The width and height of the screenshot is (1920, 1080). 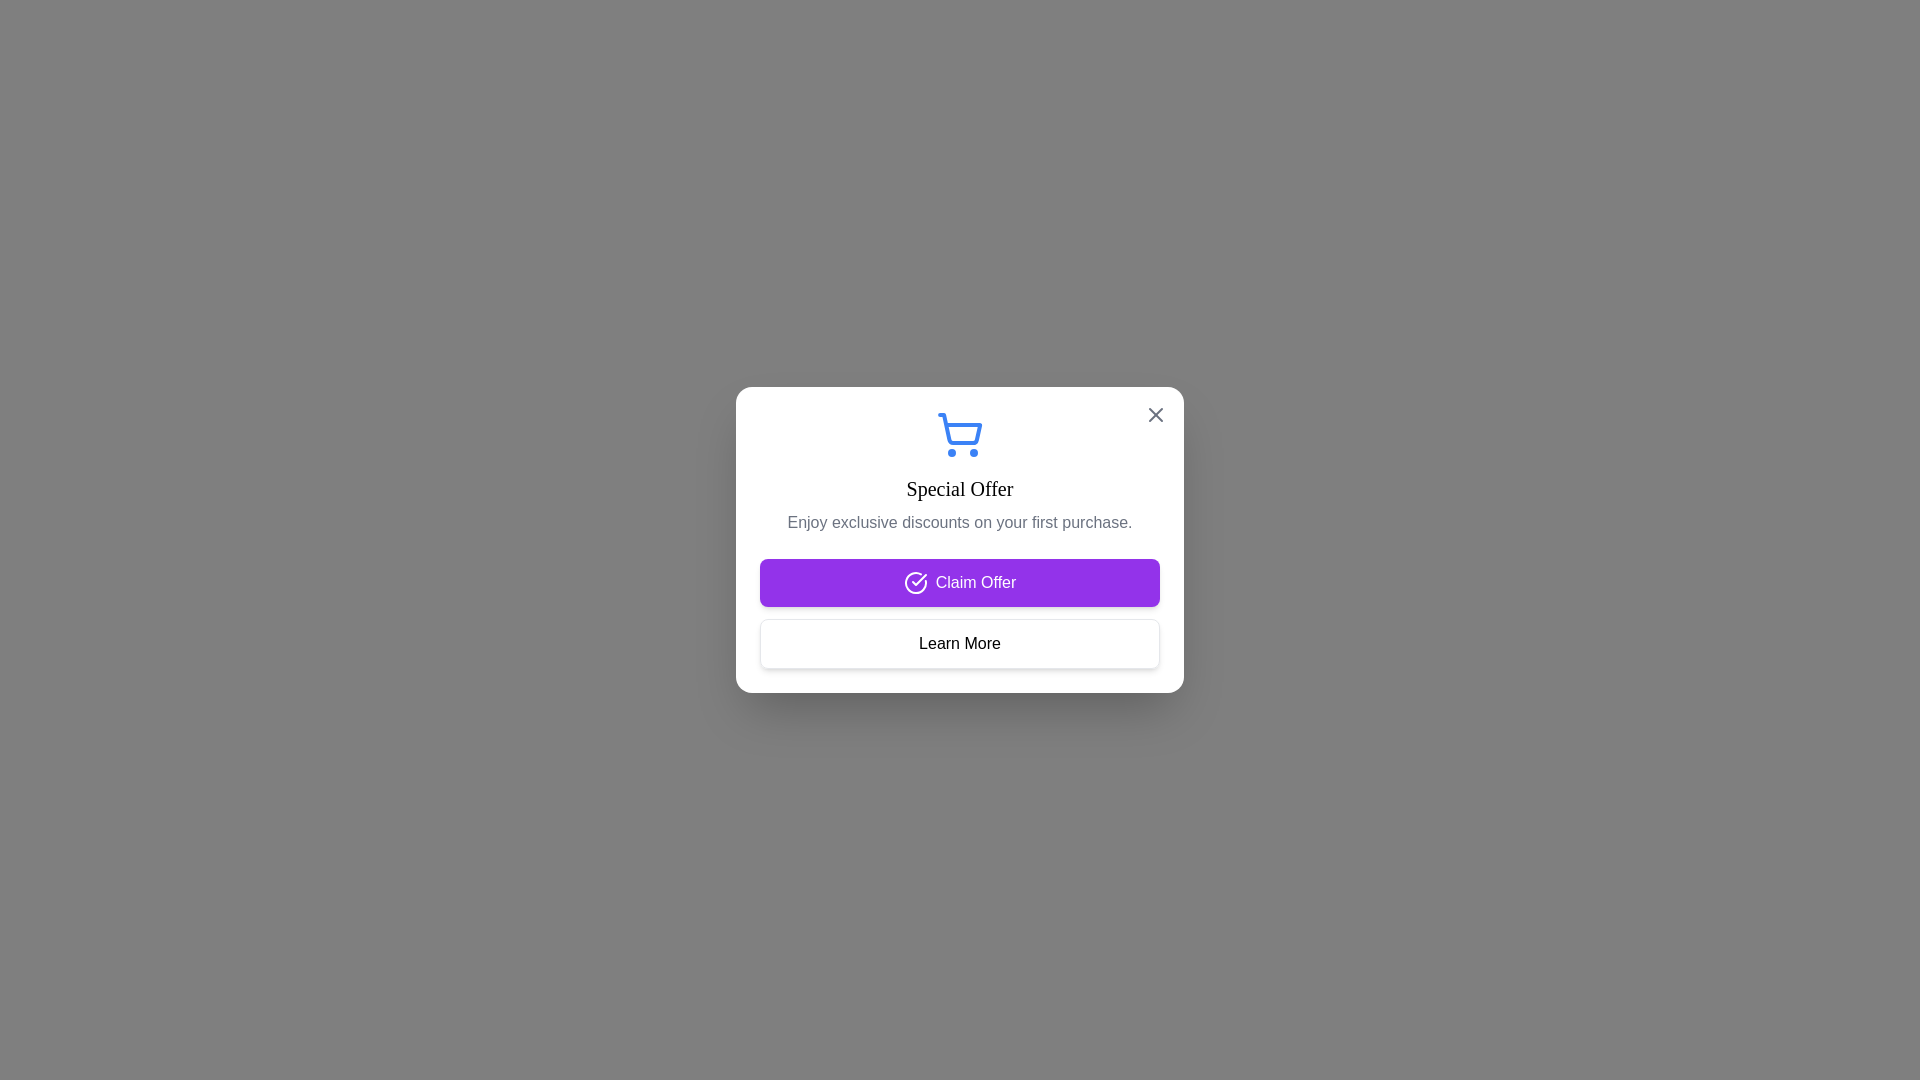 I want to click on close button to dismiss the dialog, so click(x=1156, y=414).